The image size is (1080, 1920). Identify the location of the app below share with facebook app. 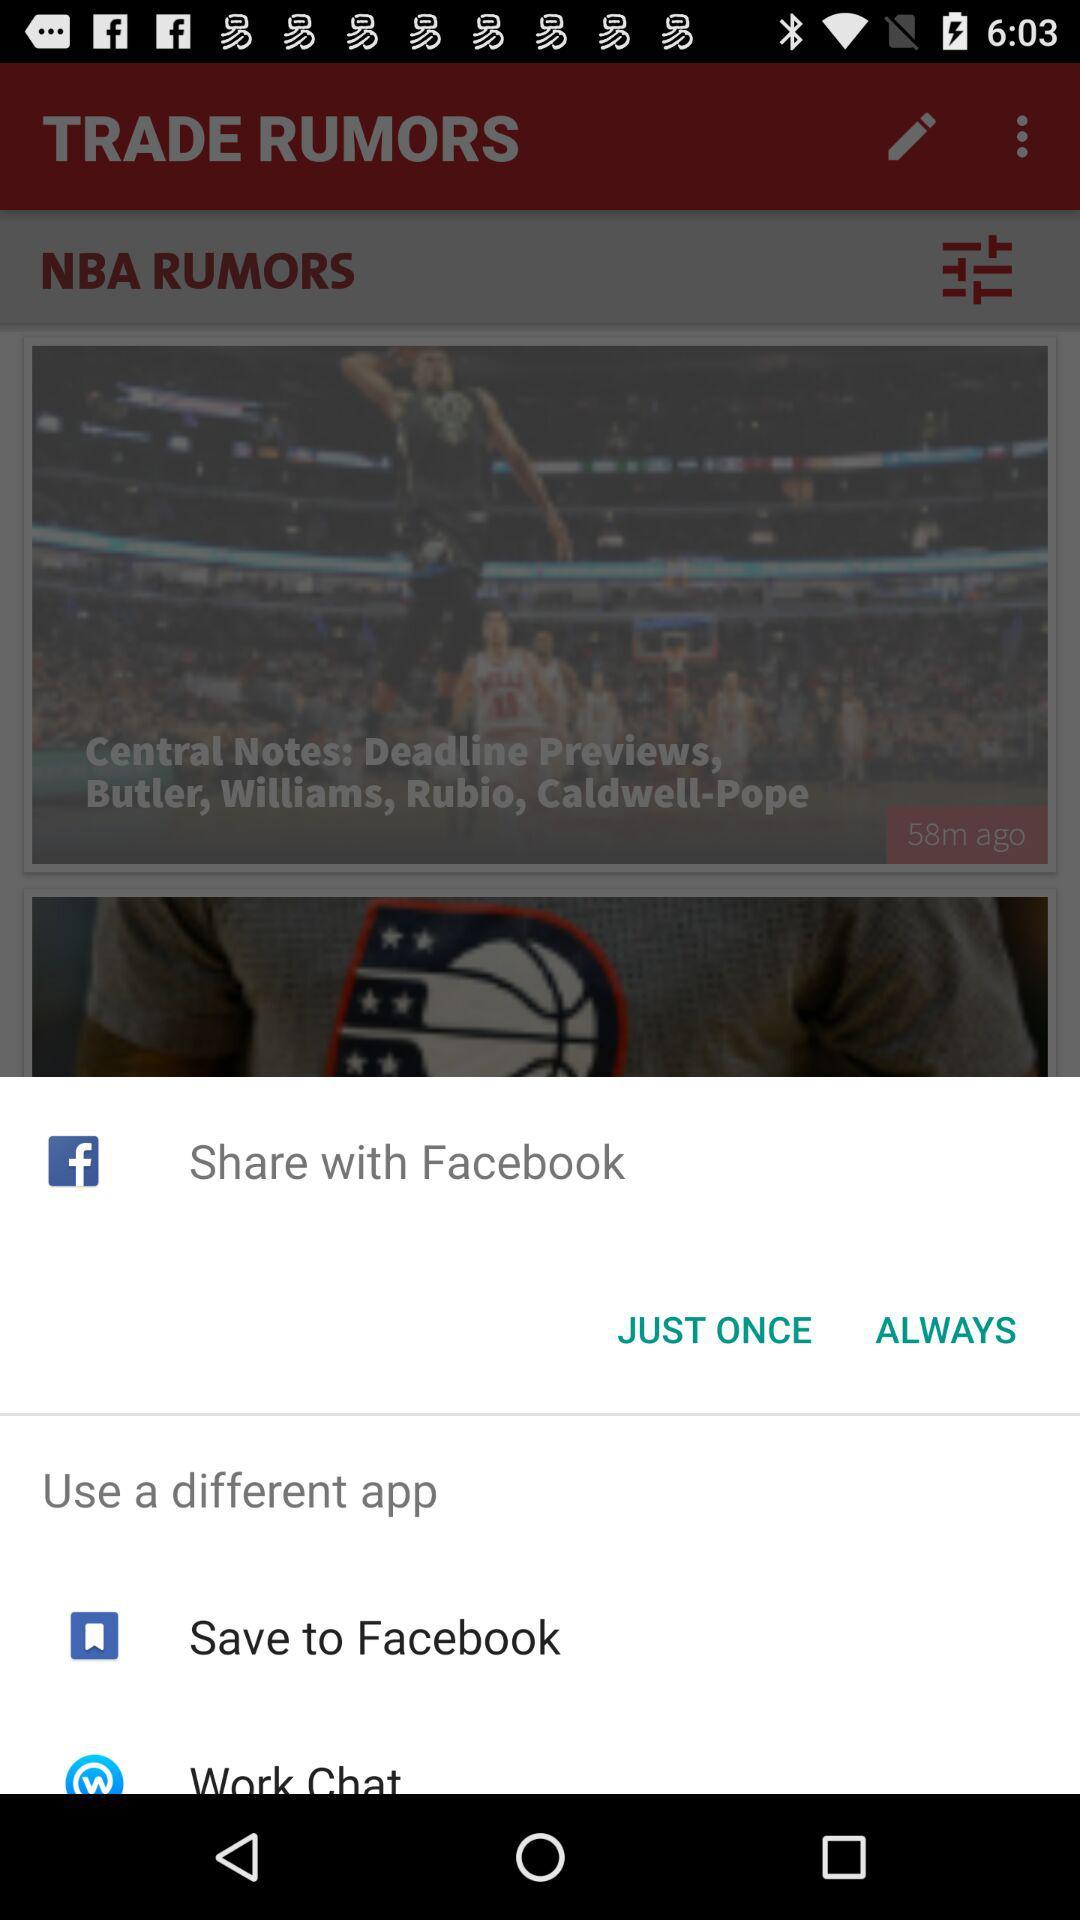
(713, 1329).